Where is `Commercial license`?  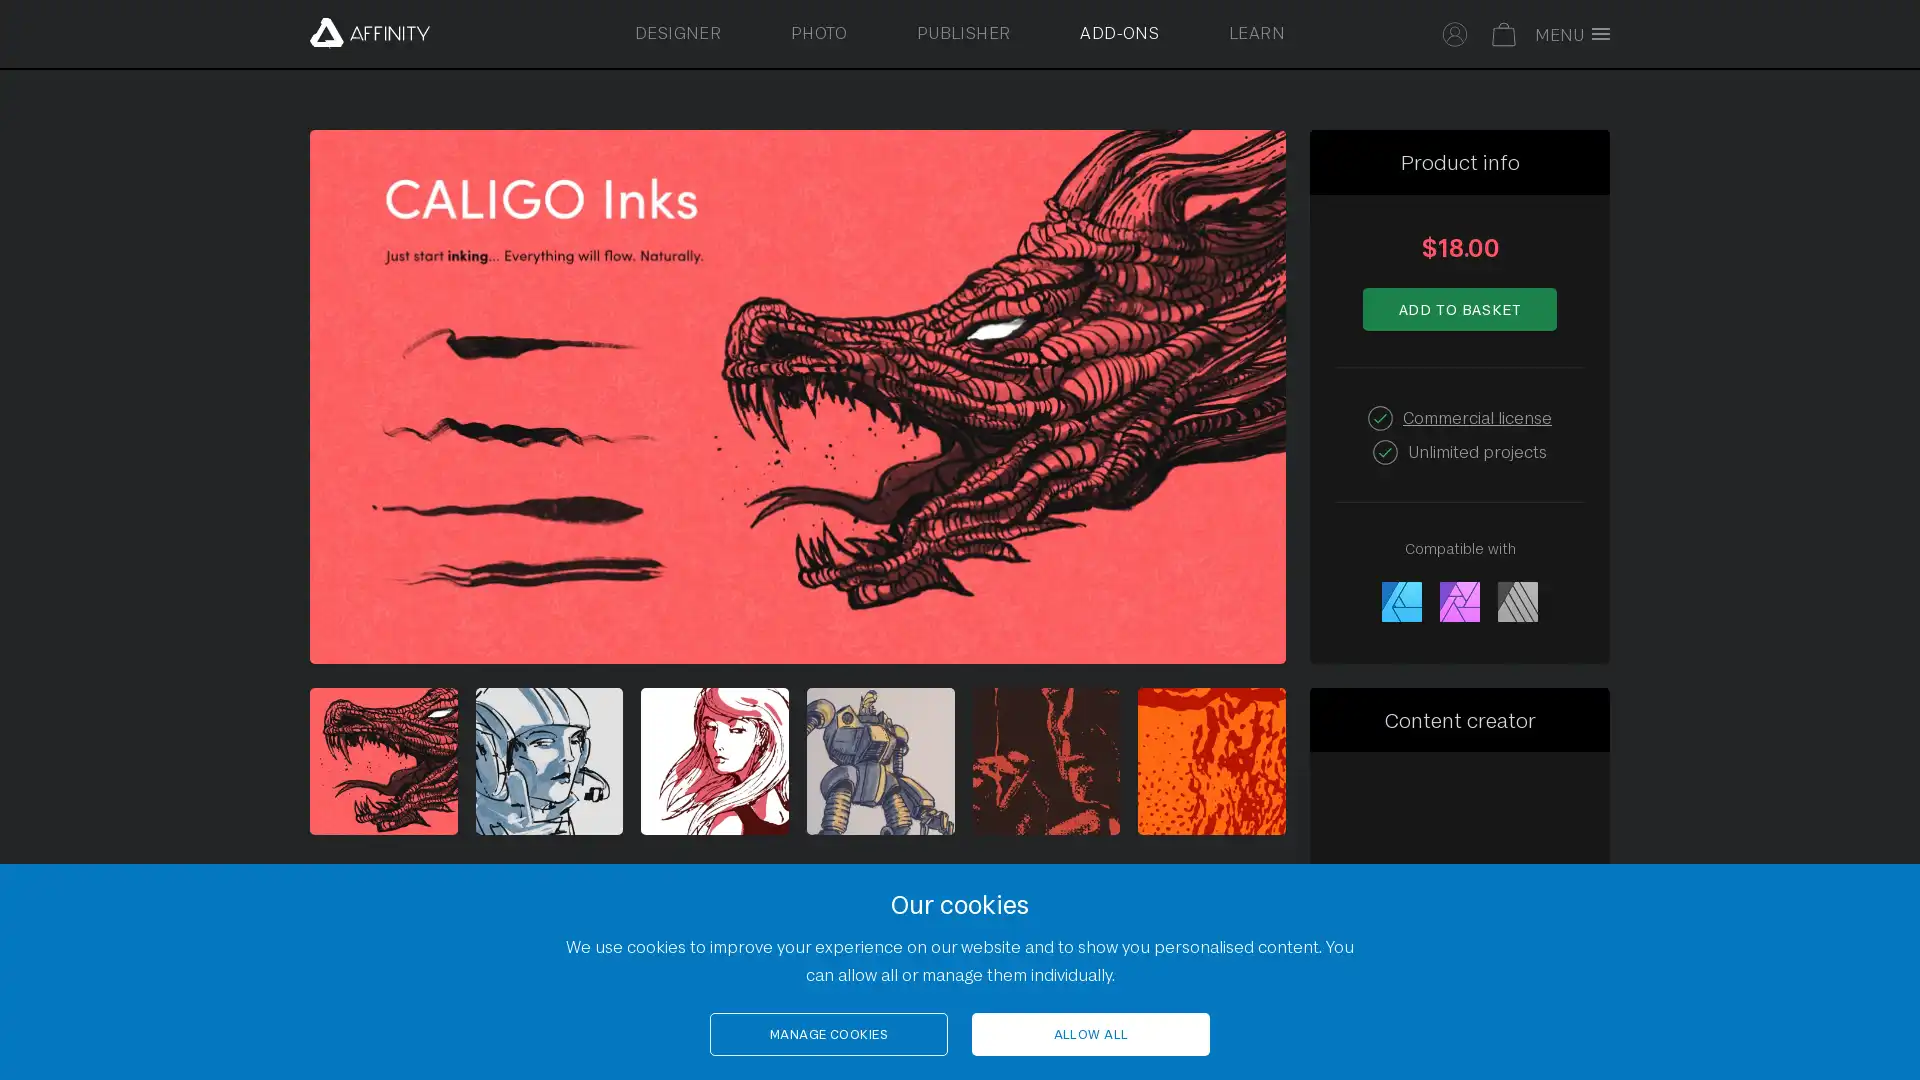 Commercial license is located at coordinates (1477, 415).